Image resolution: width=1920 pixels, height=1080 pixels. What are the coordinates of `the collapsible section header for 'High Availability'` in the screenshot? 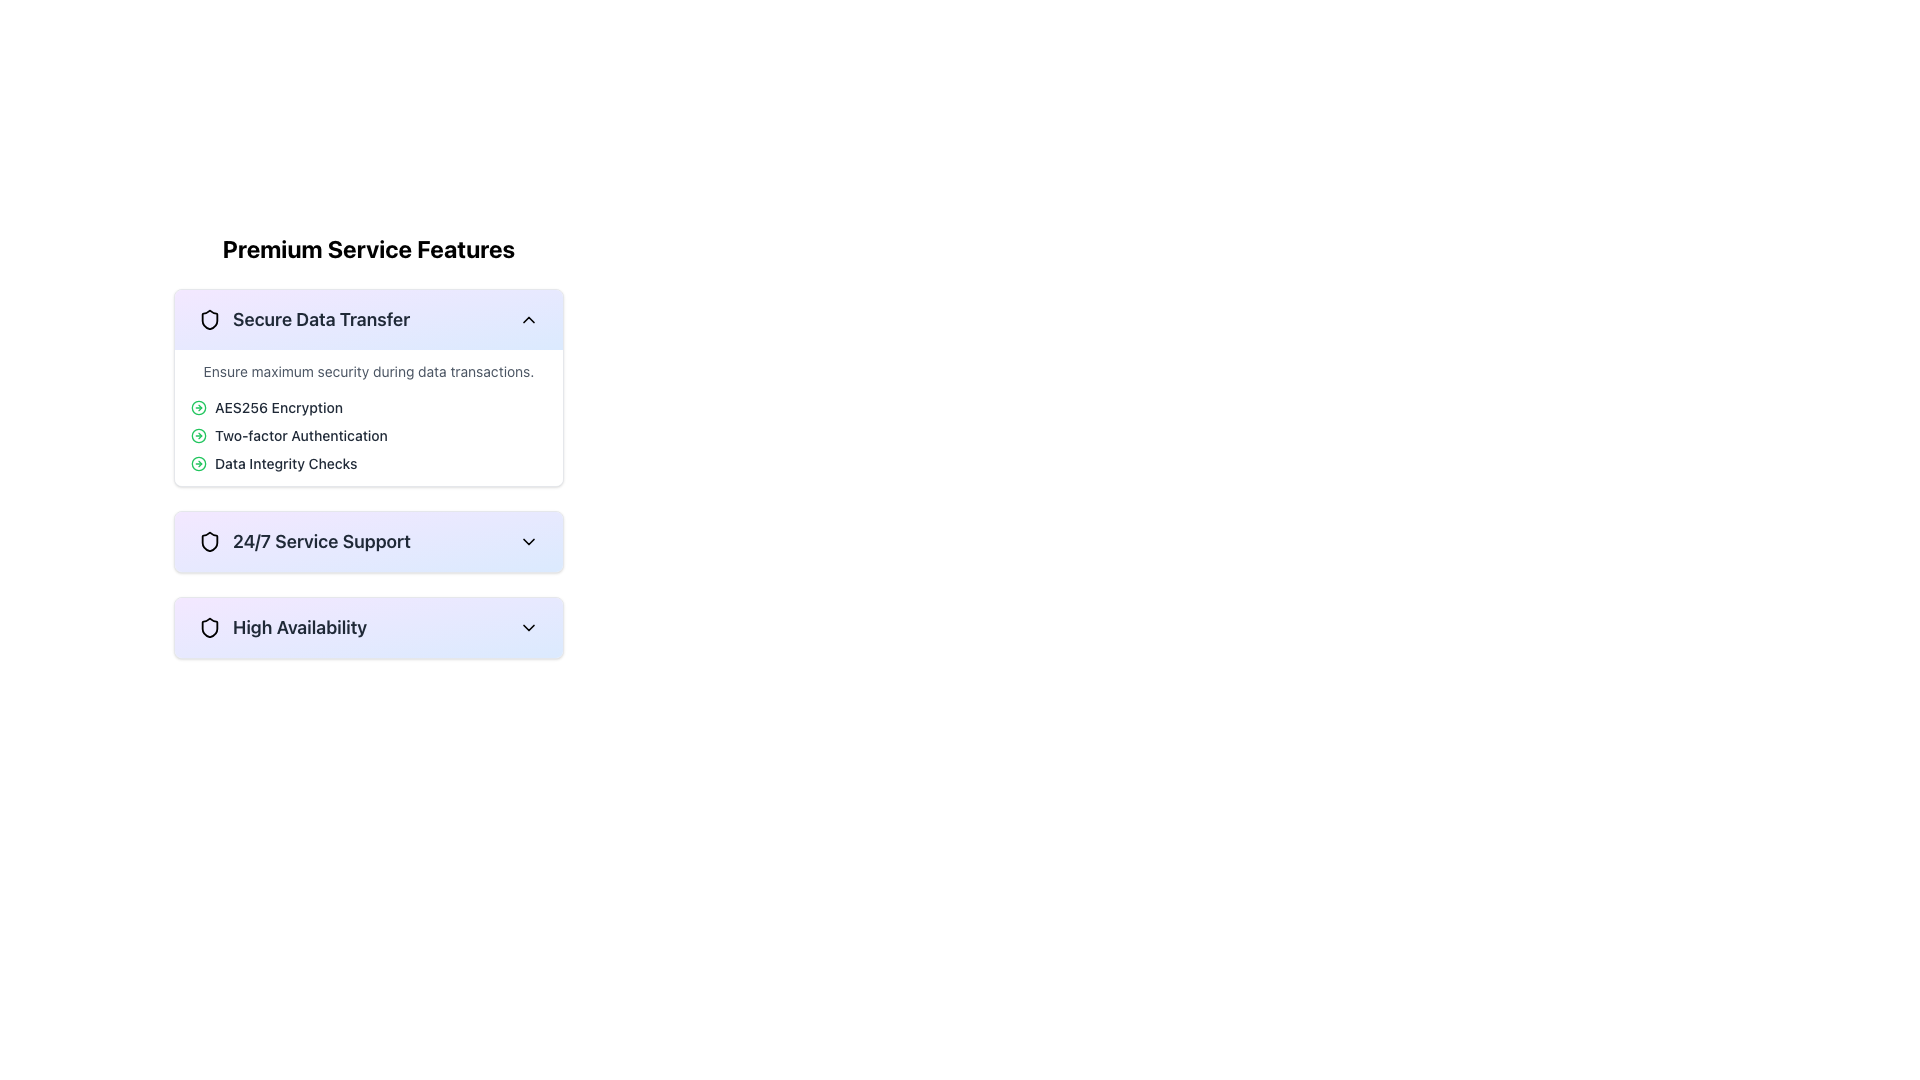 It's located at (369, 627).